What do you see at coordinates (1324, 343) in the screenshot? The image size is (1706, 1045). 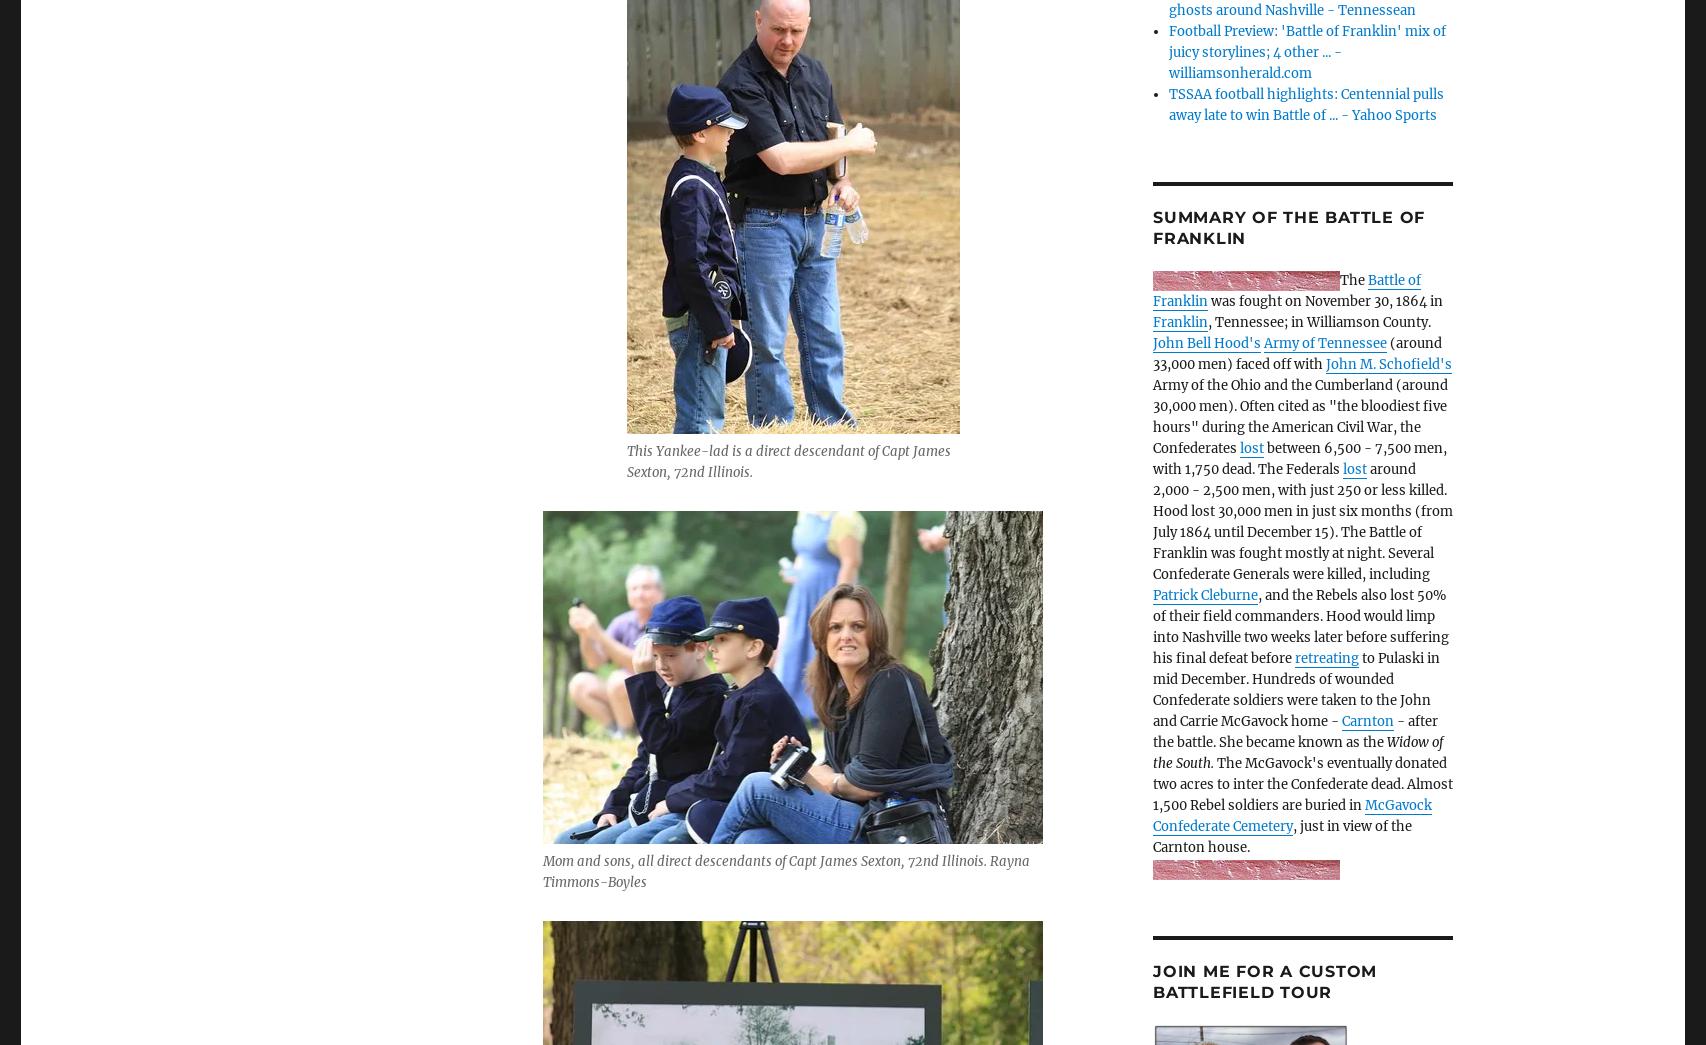 I see `'Army of Tennessee'` at bounding box center [1324, 343].